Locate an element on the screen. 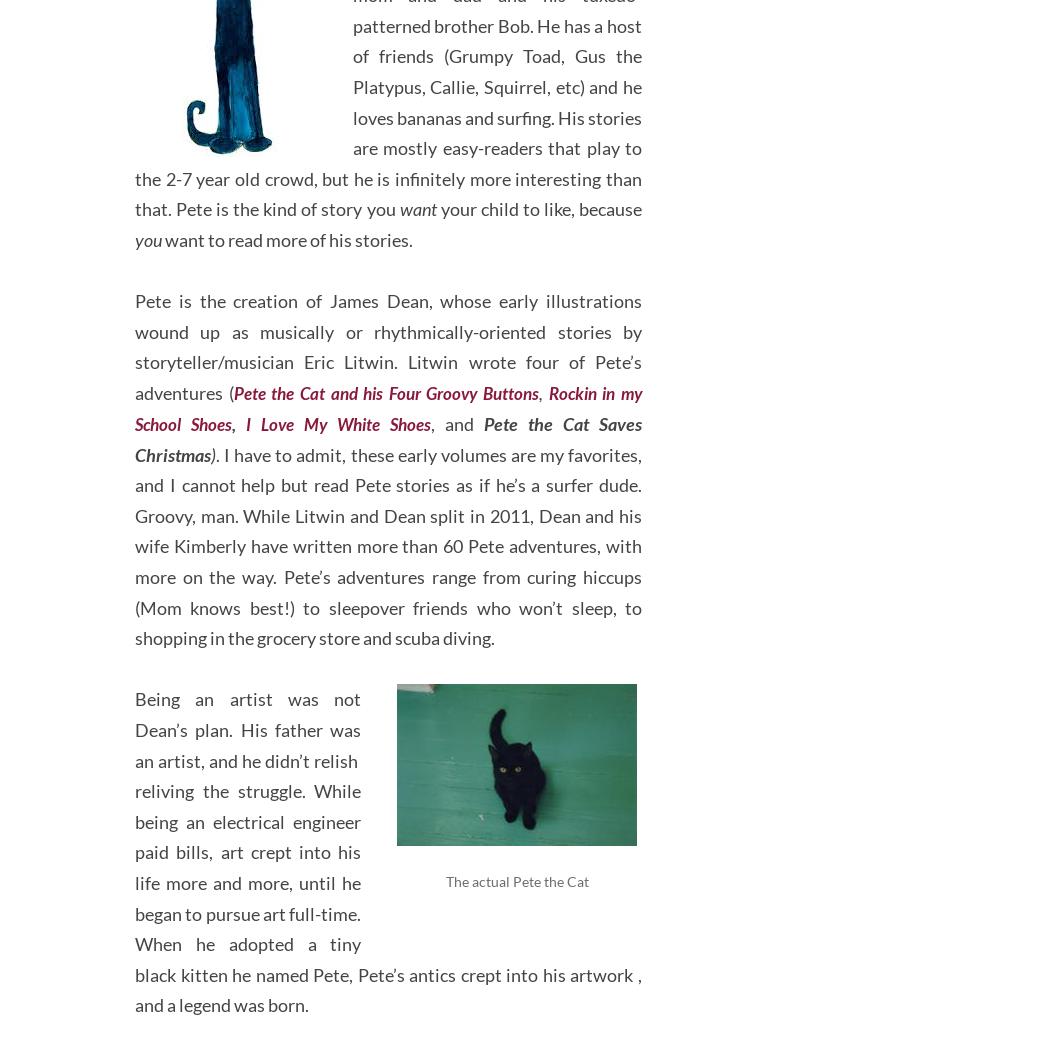 The width and height of the screenshot is (1050, 1037). '. I have to admit, these early volumes are my favorites, and I cannot help but read Pete stories as if he’s a surfer dude. Groovy, man. While Litwin and Dean split in 2011, Dean and his wife Kimberly have written more than 60 Pete adventures, with more on the way. Pete’s adventures range from curing hiccups (Mom knows best!) to sleepover friends who won’t sleep, to shopping in the grocery store and scuba diving.' is located at coordinates (388, 535).